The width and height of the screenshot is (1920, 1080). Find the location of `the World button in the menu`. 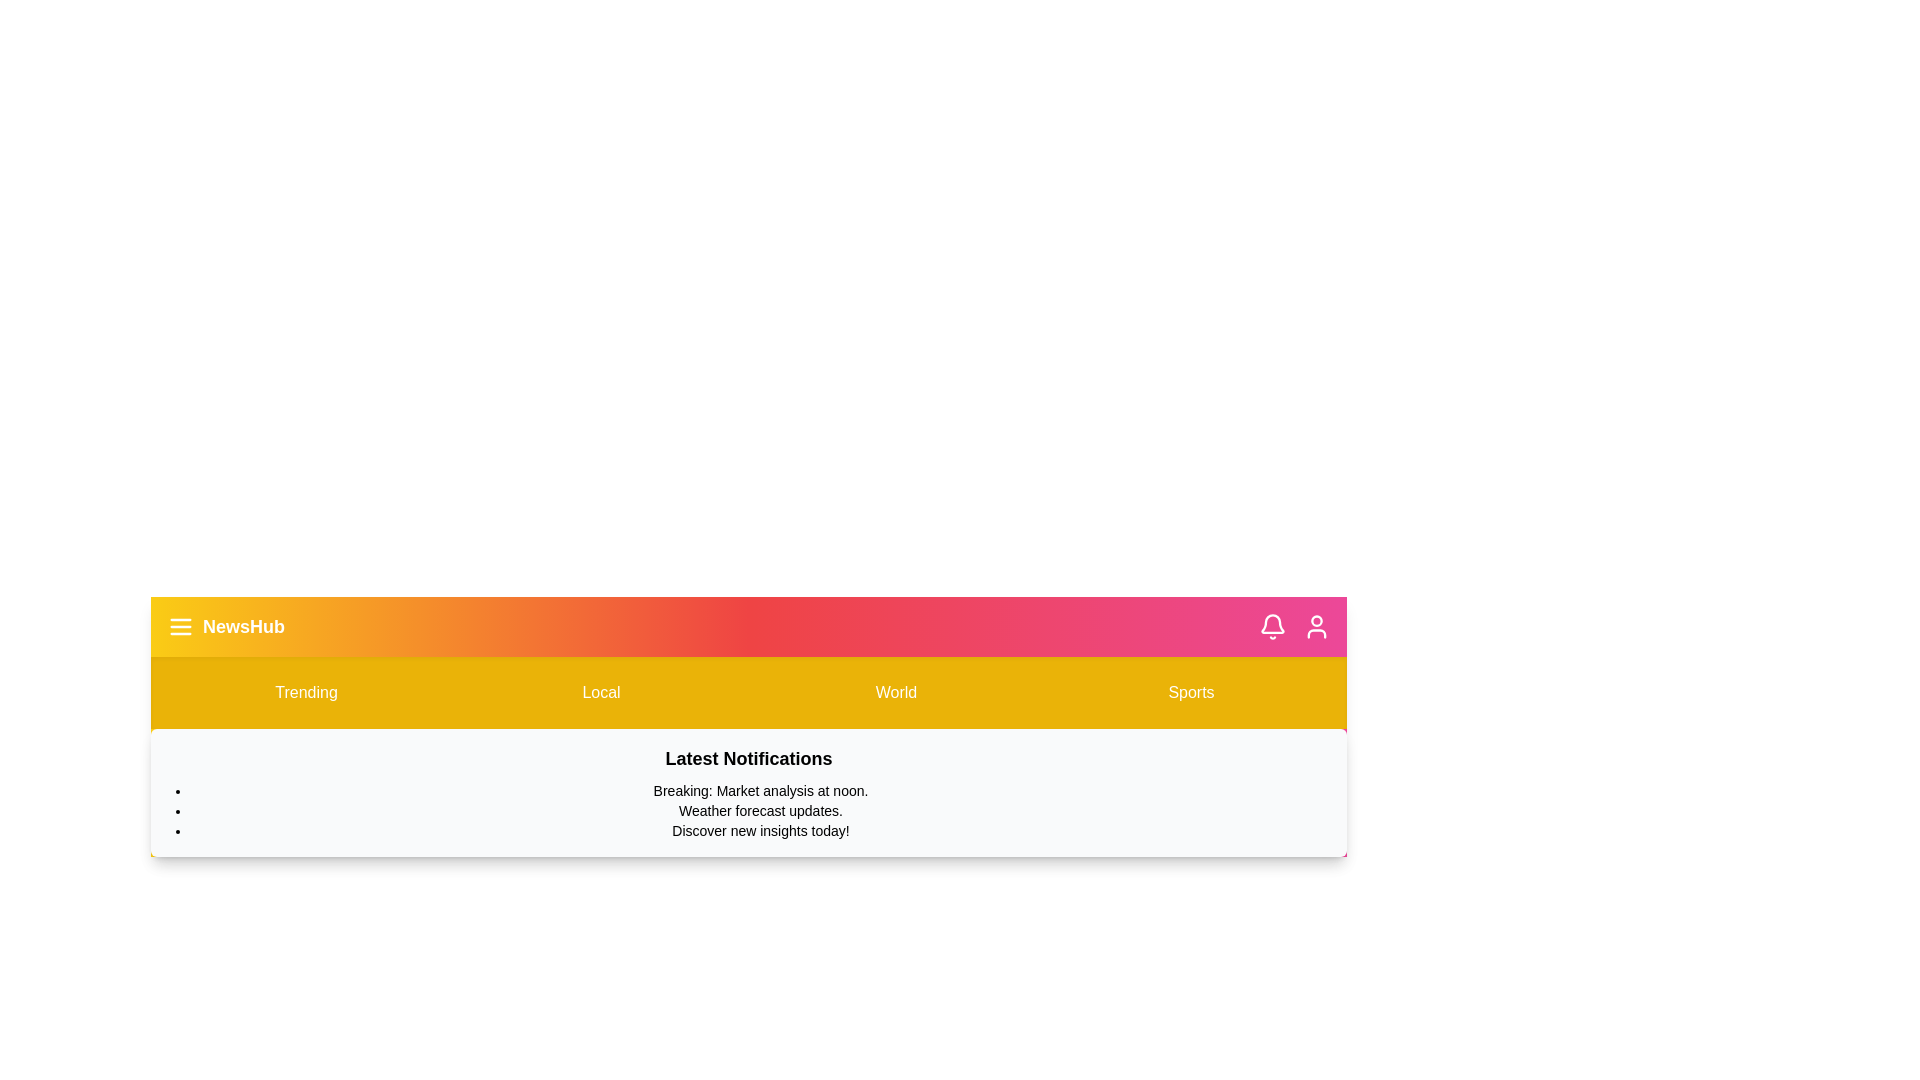

the World button in the menu is located at coordinates (895, 692).